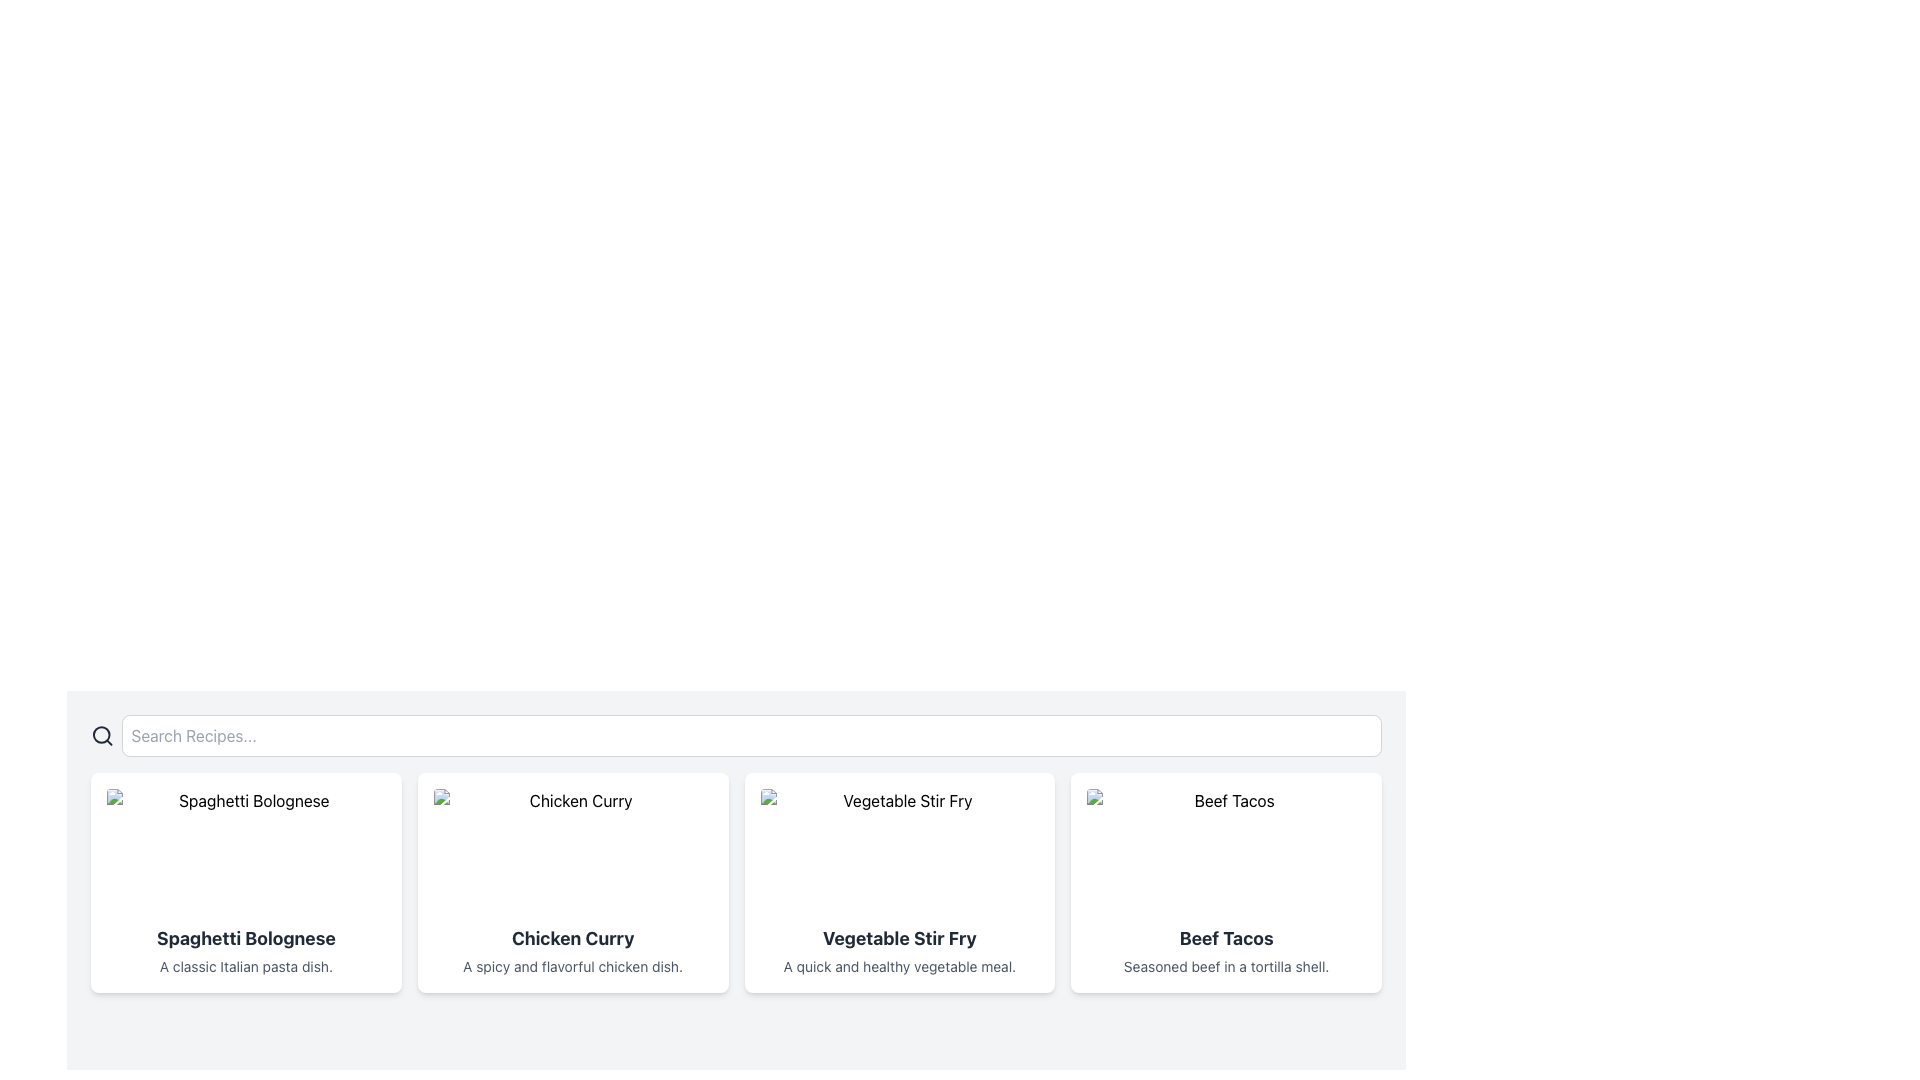 The image size is (1920, 1080). Describe the element at coordinates (245, 938) in the screenshot. I see `the text label that serves as the title of the recipe displayed in the leftmost recipe card, located below the image placeholder and above the description text` at that location.